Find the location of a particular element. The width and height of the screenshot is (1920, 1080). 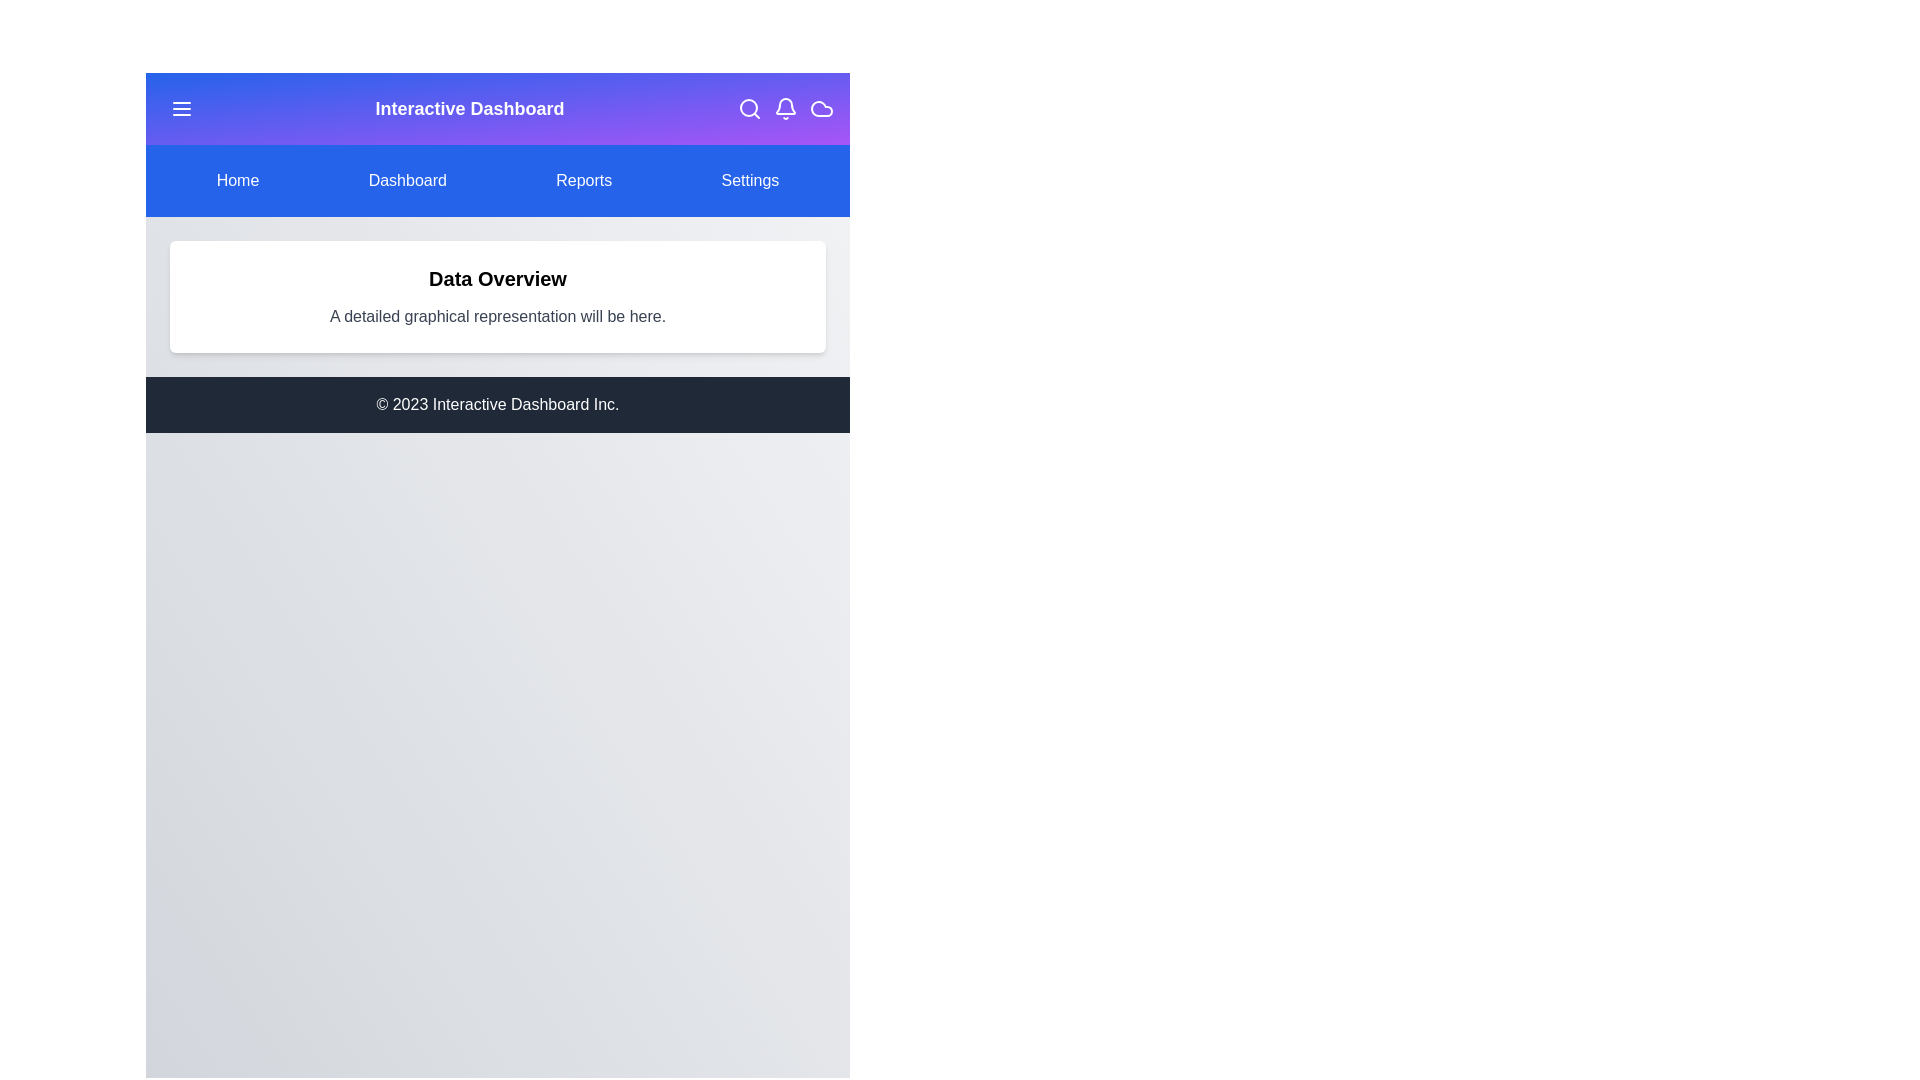

the 'Bell' icon to check notifications is located at coordinates (785, 108).